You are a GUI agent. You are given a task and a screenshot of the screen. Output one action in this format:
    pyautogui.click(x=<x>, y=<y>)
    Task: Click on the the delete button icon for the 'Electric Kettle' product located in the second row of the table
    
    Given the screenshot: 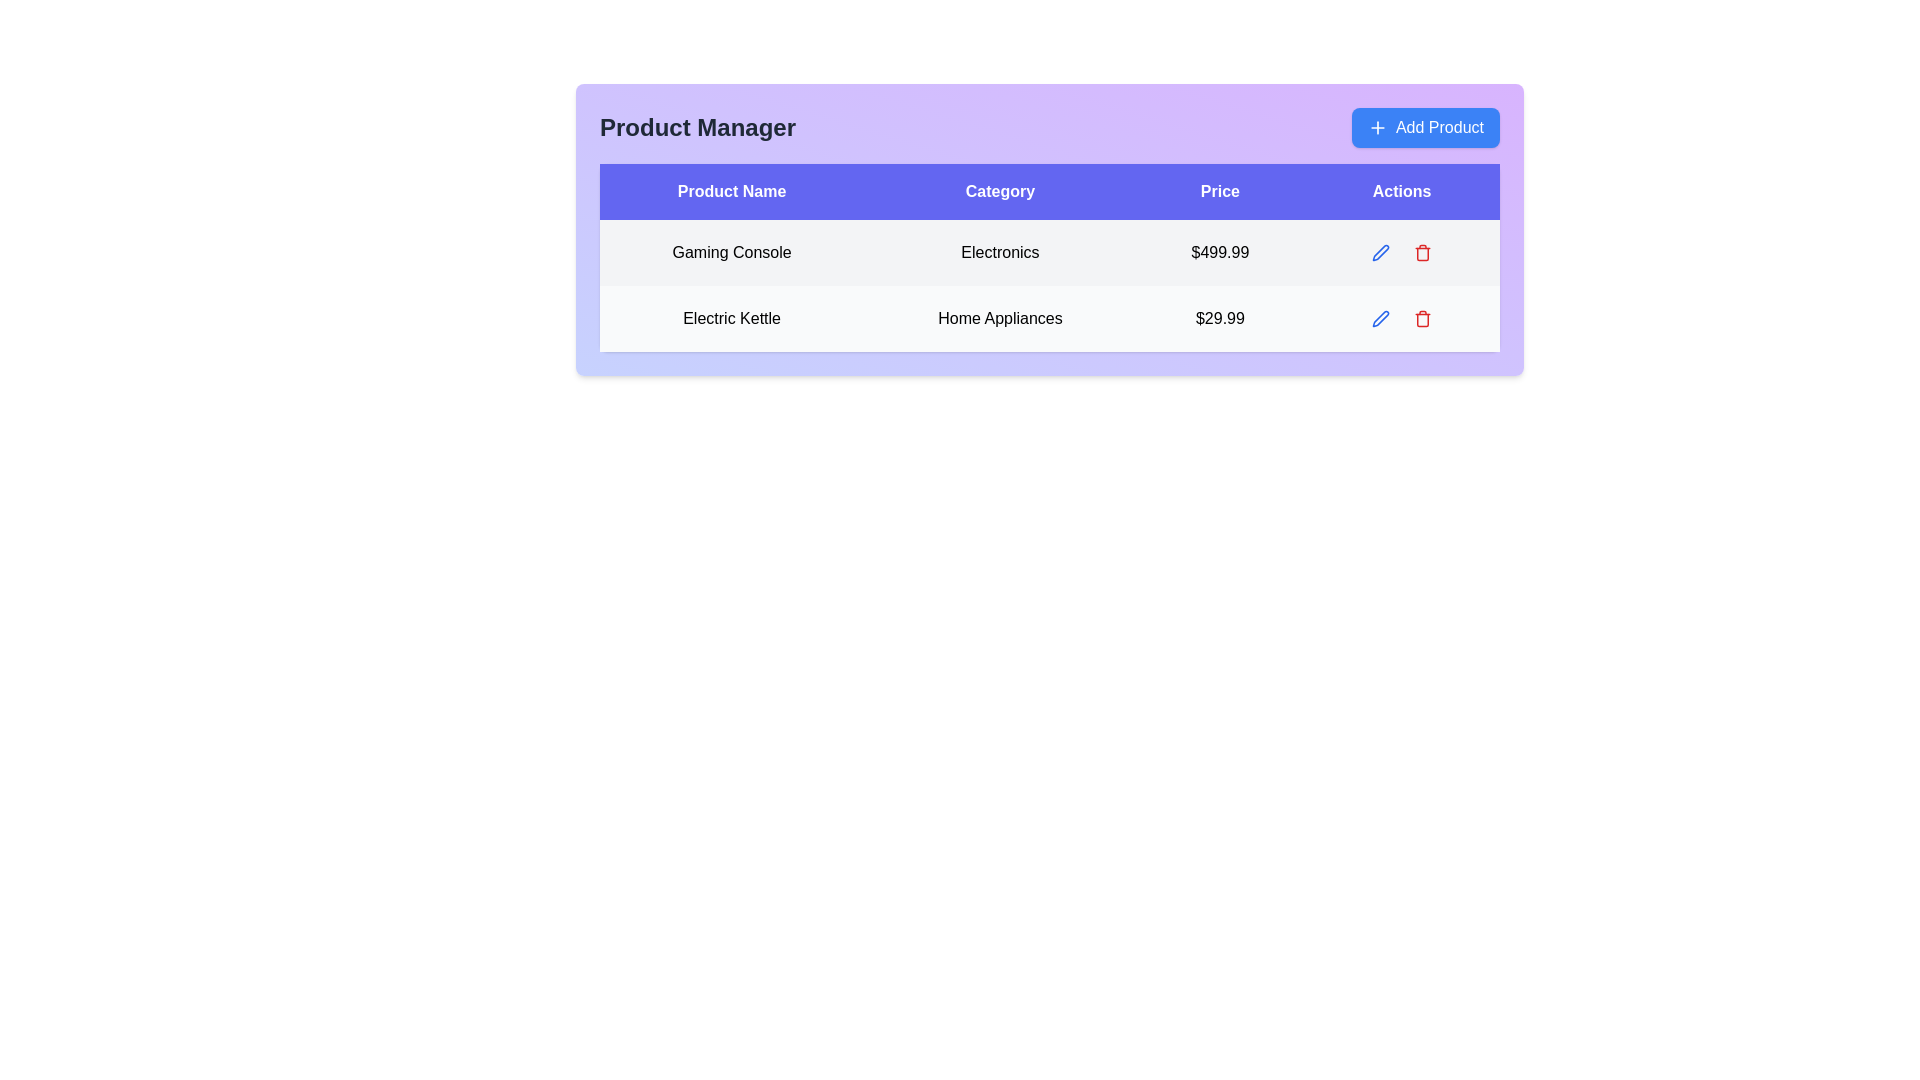 What is the action you would take?
    pyautogui.click(x=1422, y=318)
    